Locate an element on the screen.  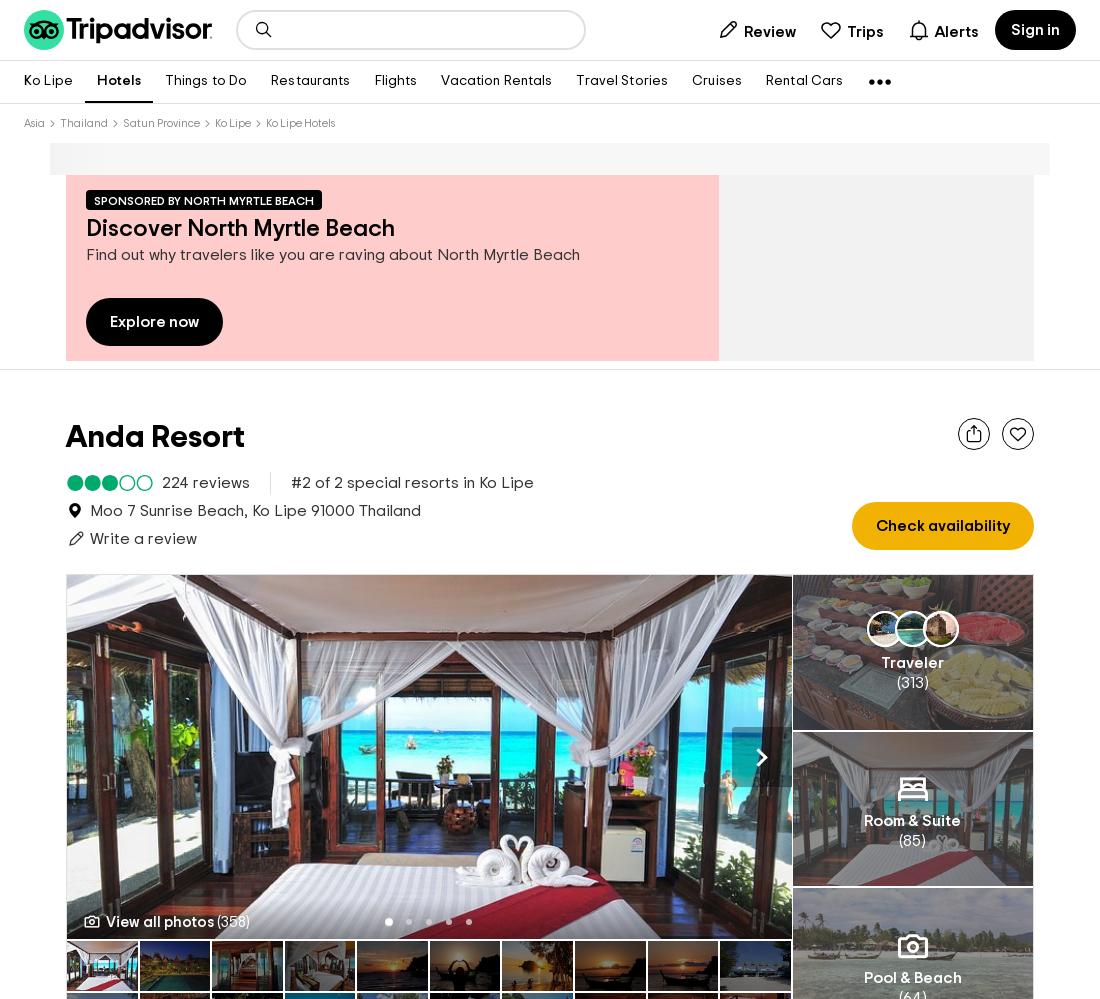
'Hotels' is located at coordinates (118, 80).